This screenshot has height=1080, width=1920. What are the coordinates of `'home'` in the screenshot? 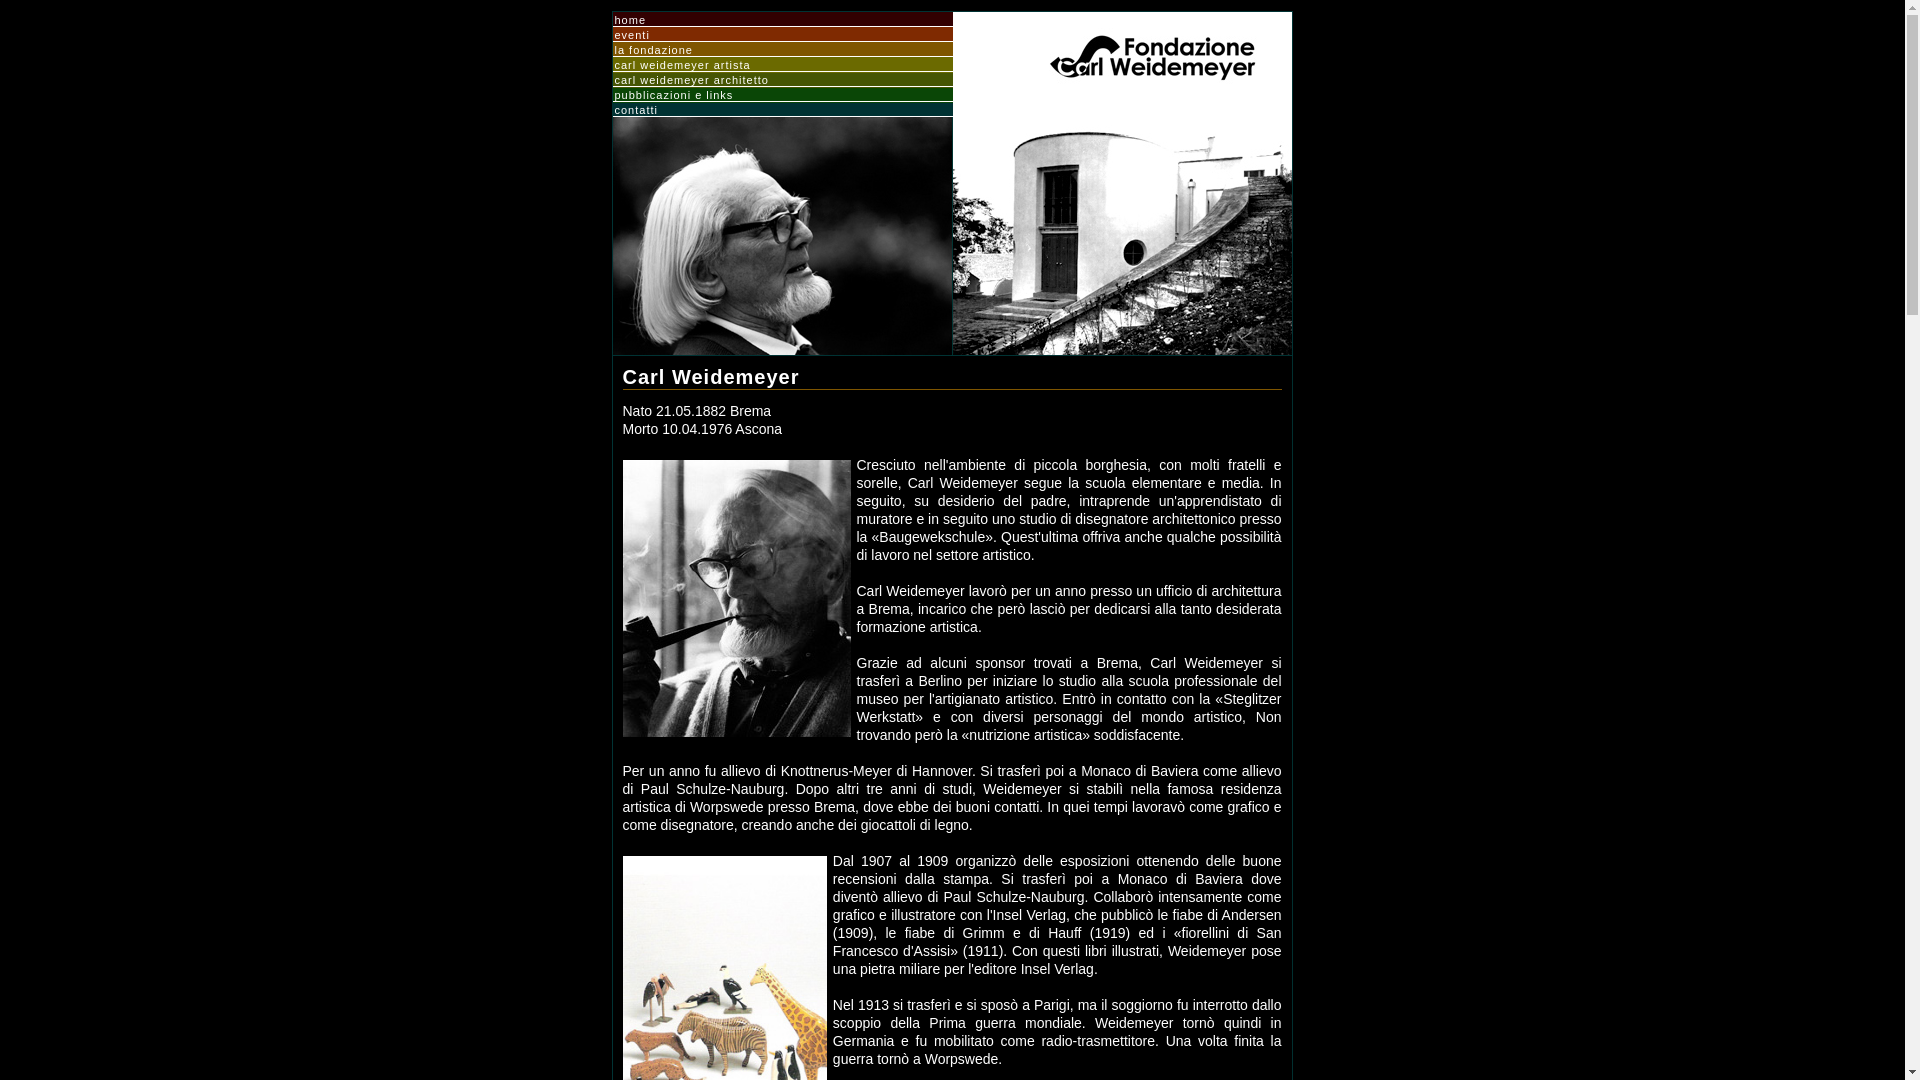 It's located at (613, 19).